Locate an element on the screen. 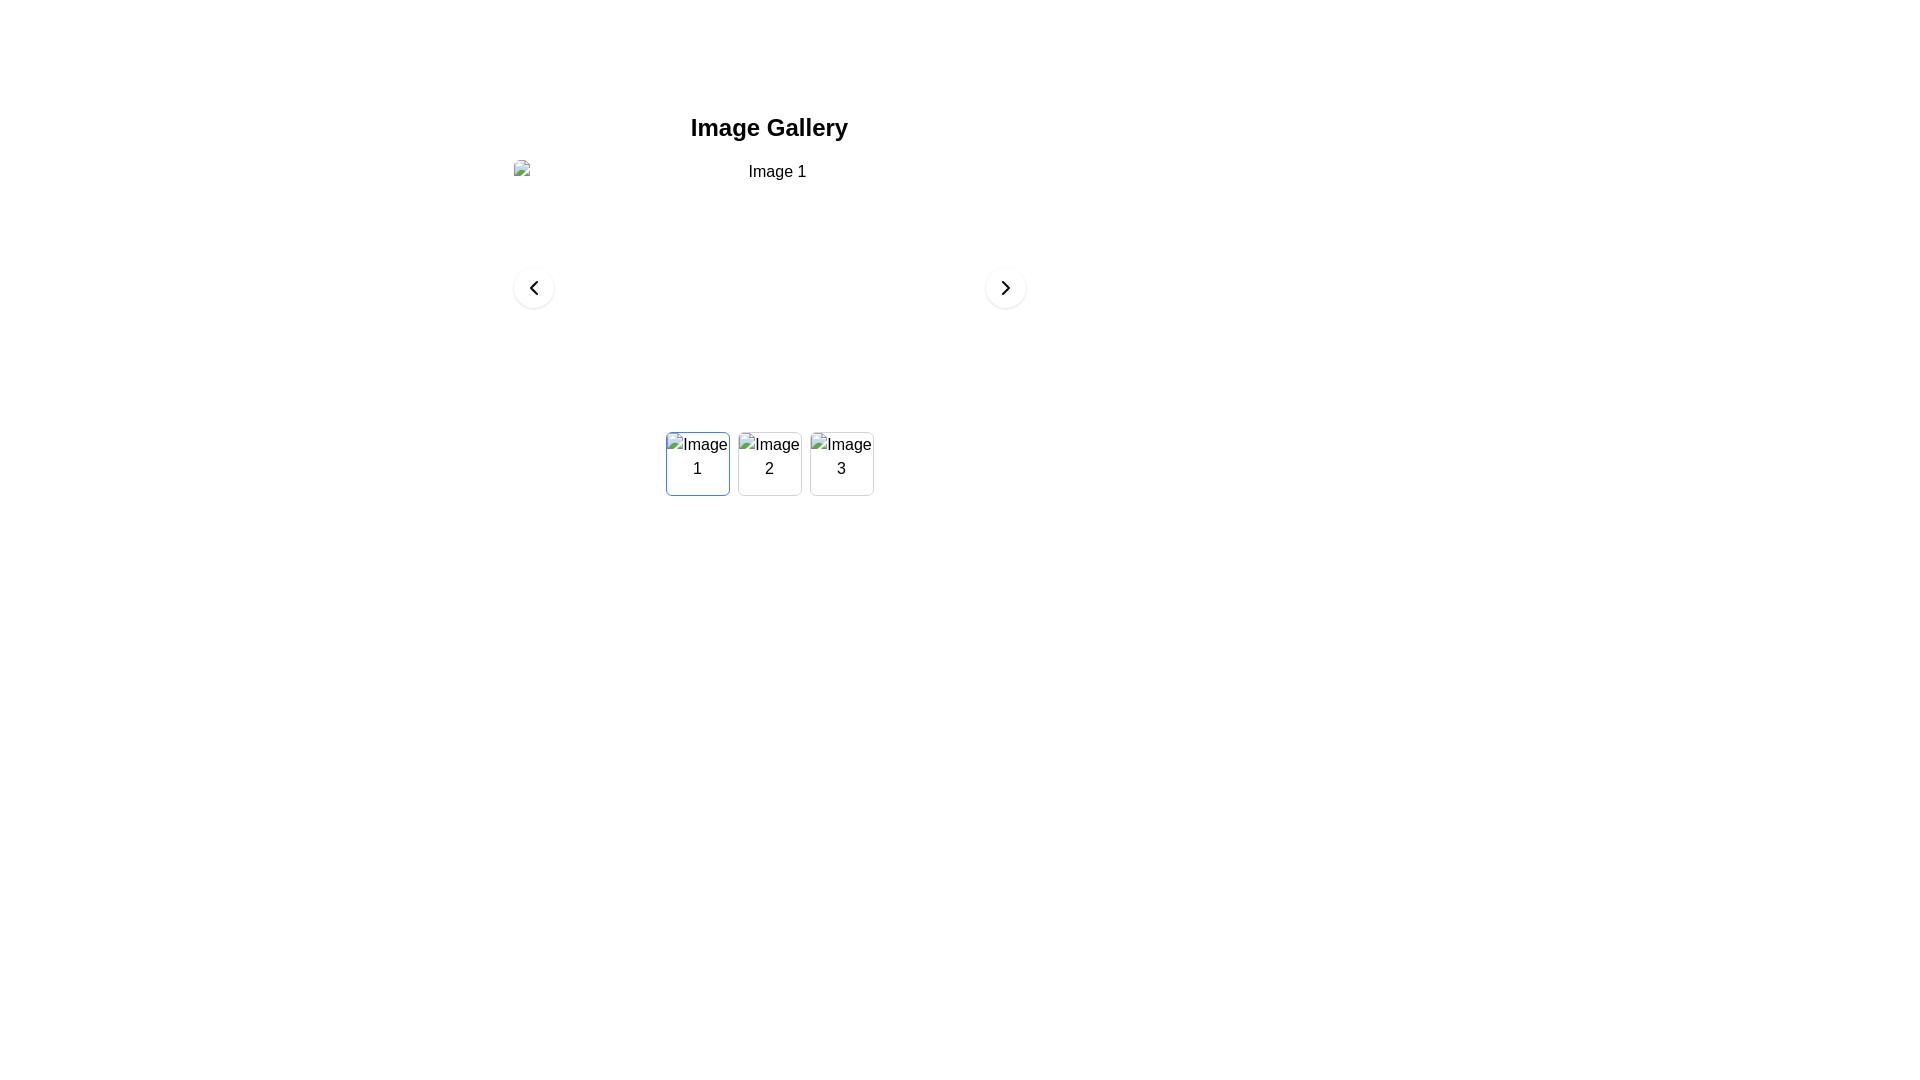  the image thumbnail displaying 'Image 3' is located at coordinates (841, 463).